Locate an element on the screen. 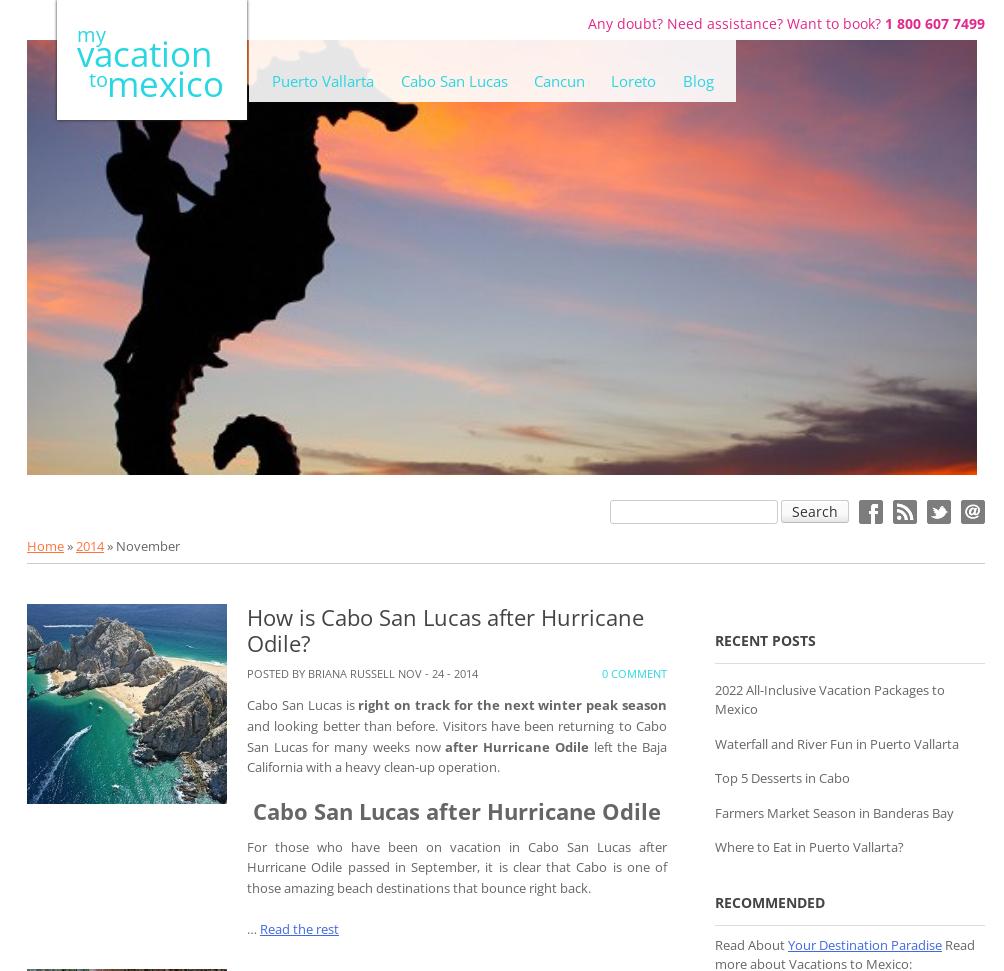 The width and height of the screenshot is (1004, 971). 'For those who have been on vacation in Cabo San Lucas after Hurricane Odile passed in September, it is clear that Cabo is one of those amazing beach destinations that bounce right back.' is located at coordinates (456, 867).